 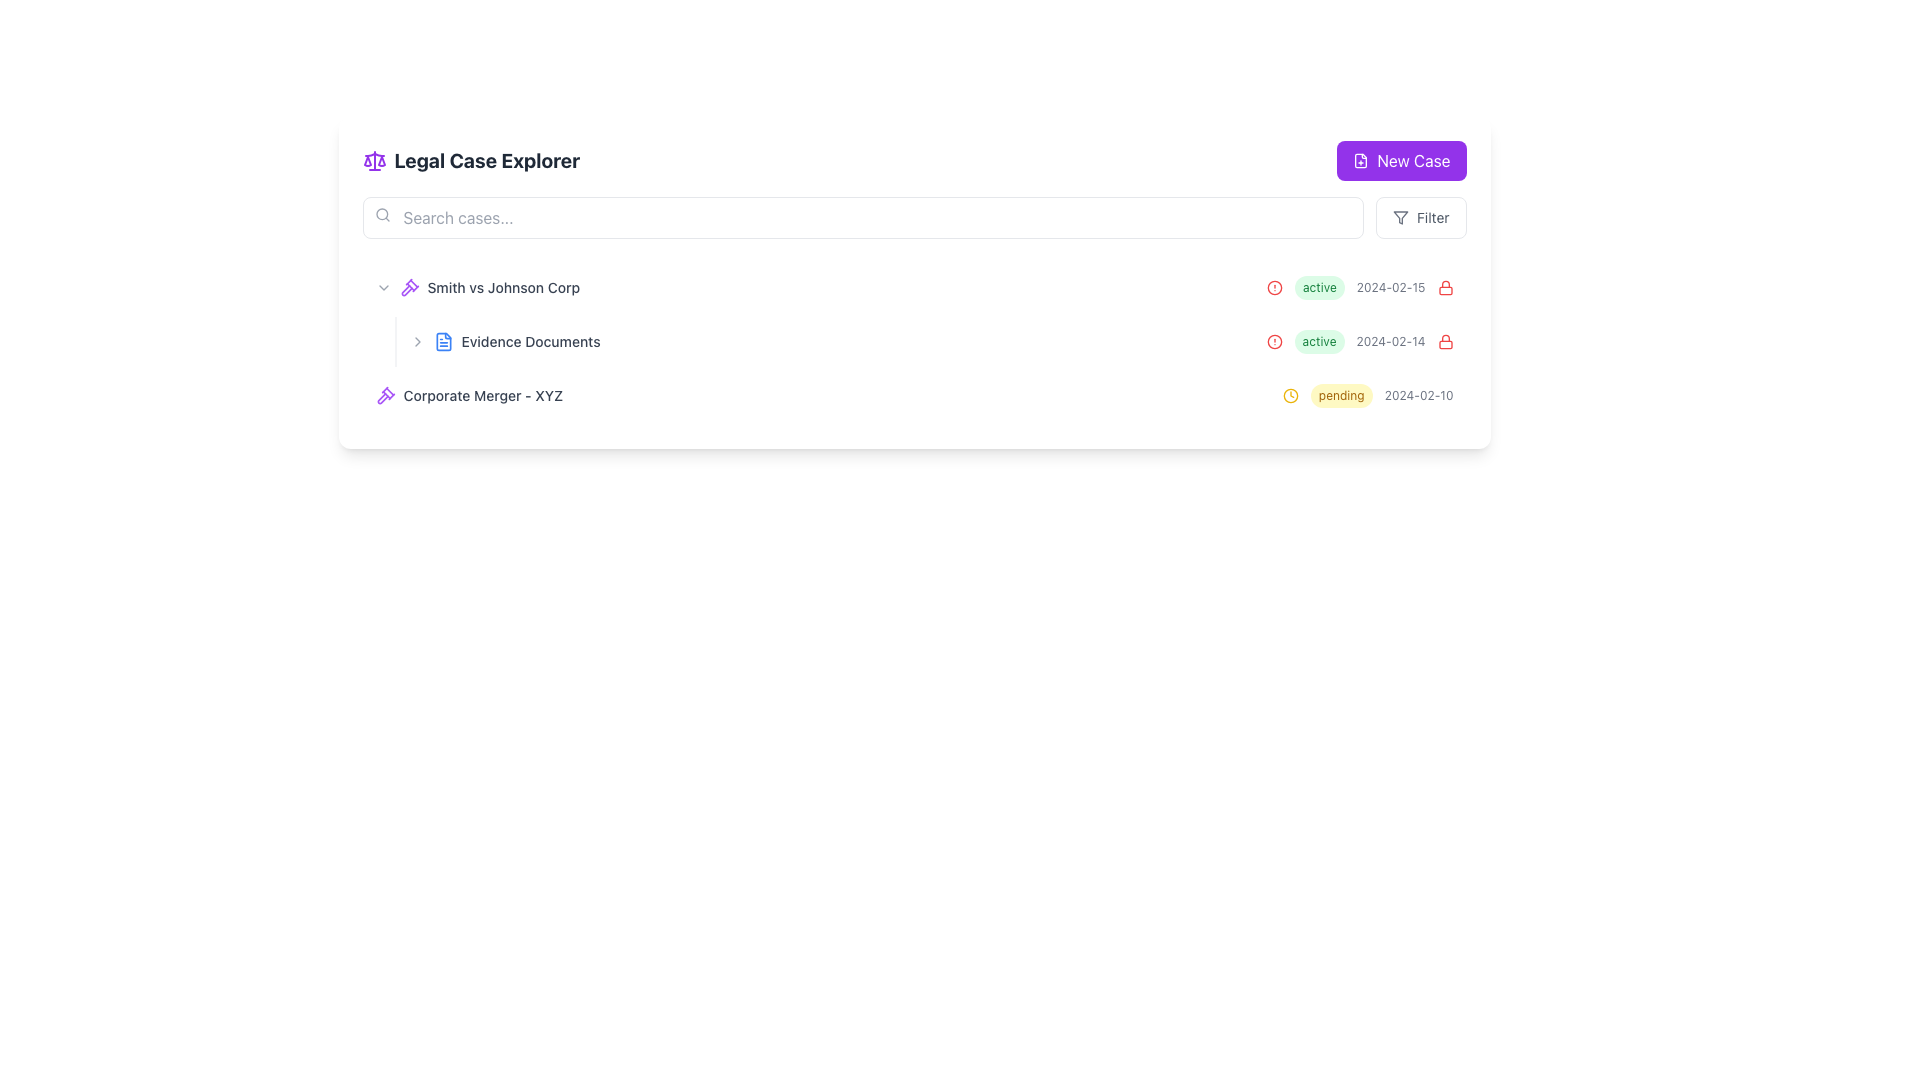 I want to click on the rectangular purple button labeled 'New Case' to observe the hover effect, so click(x=1400, y=160).